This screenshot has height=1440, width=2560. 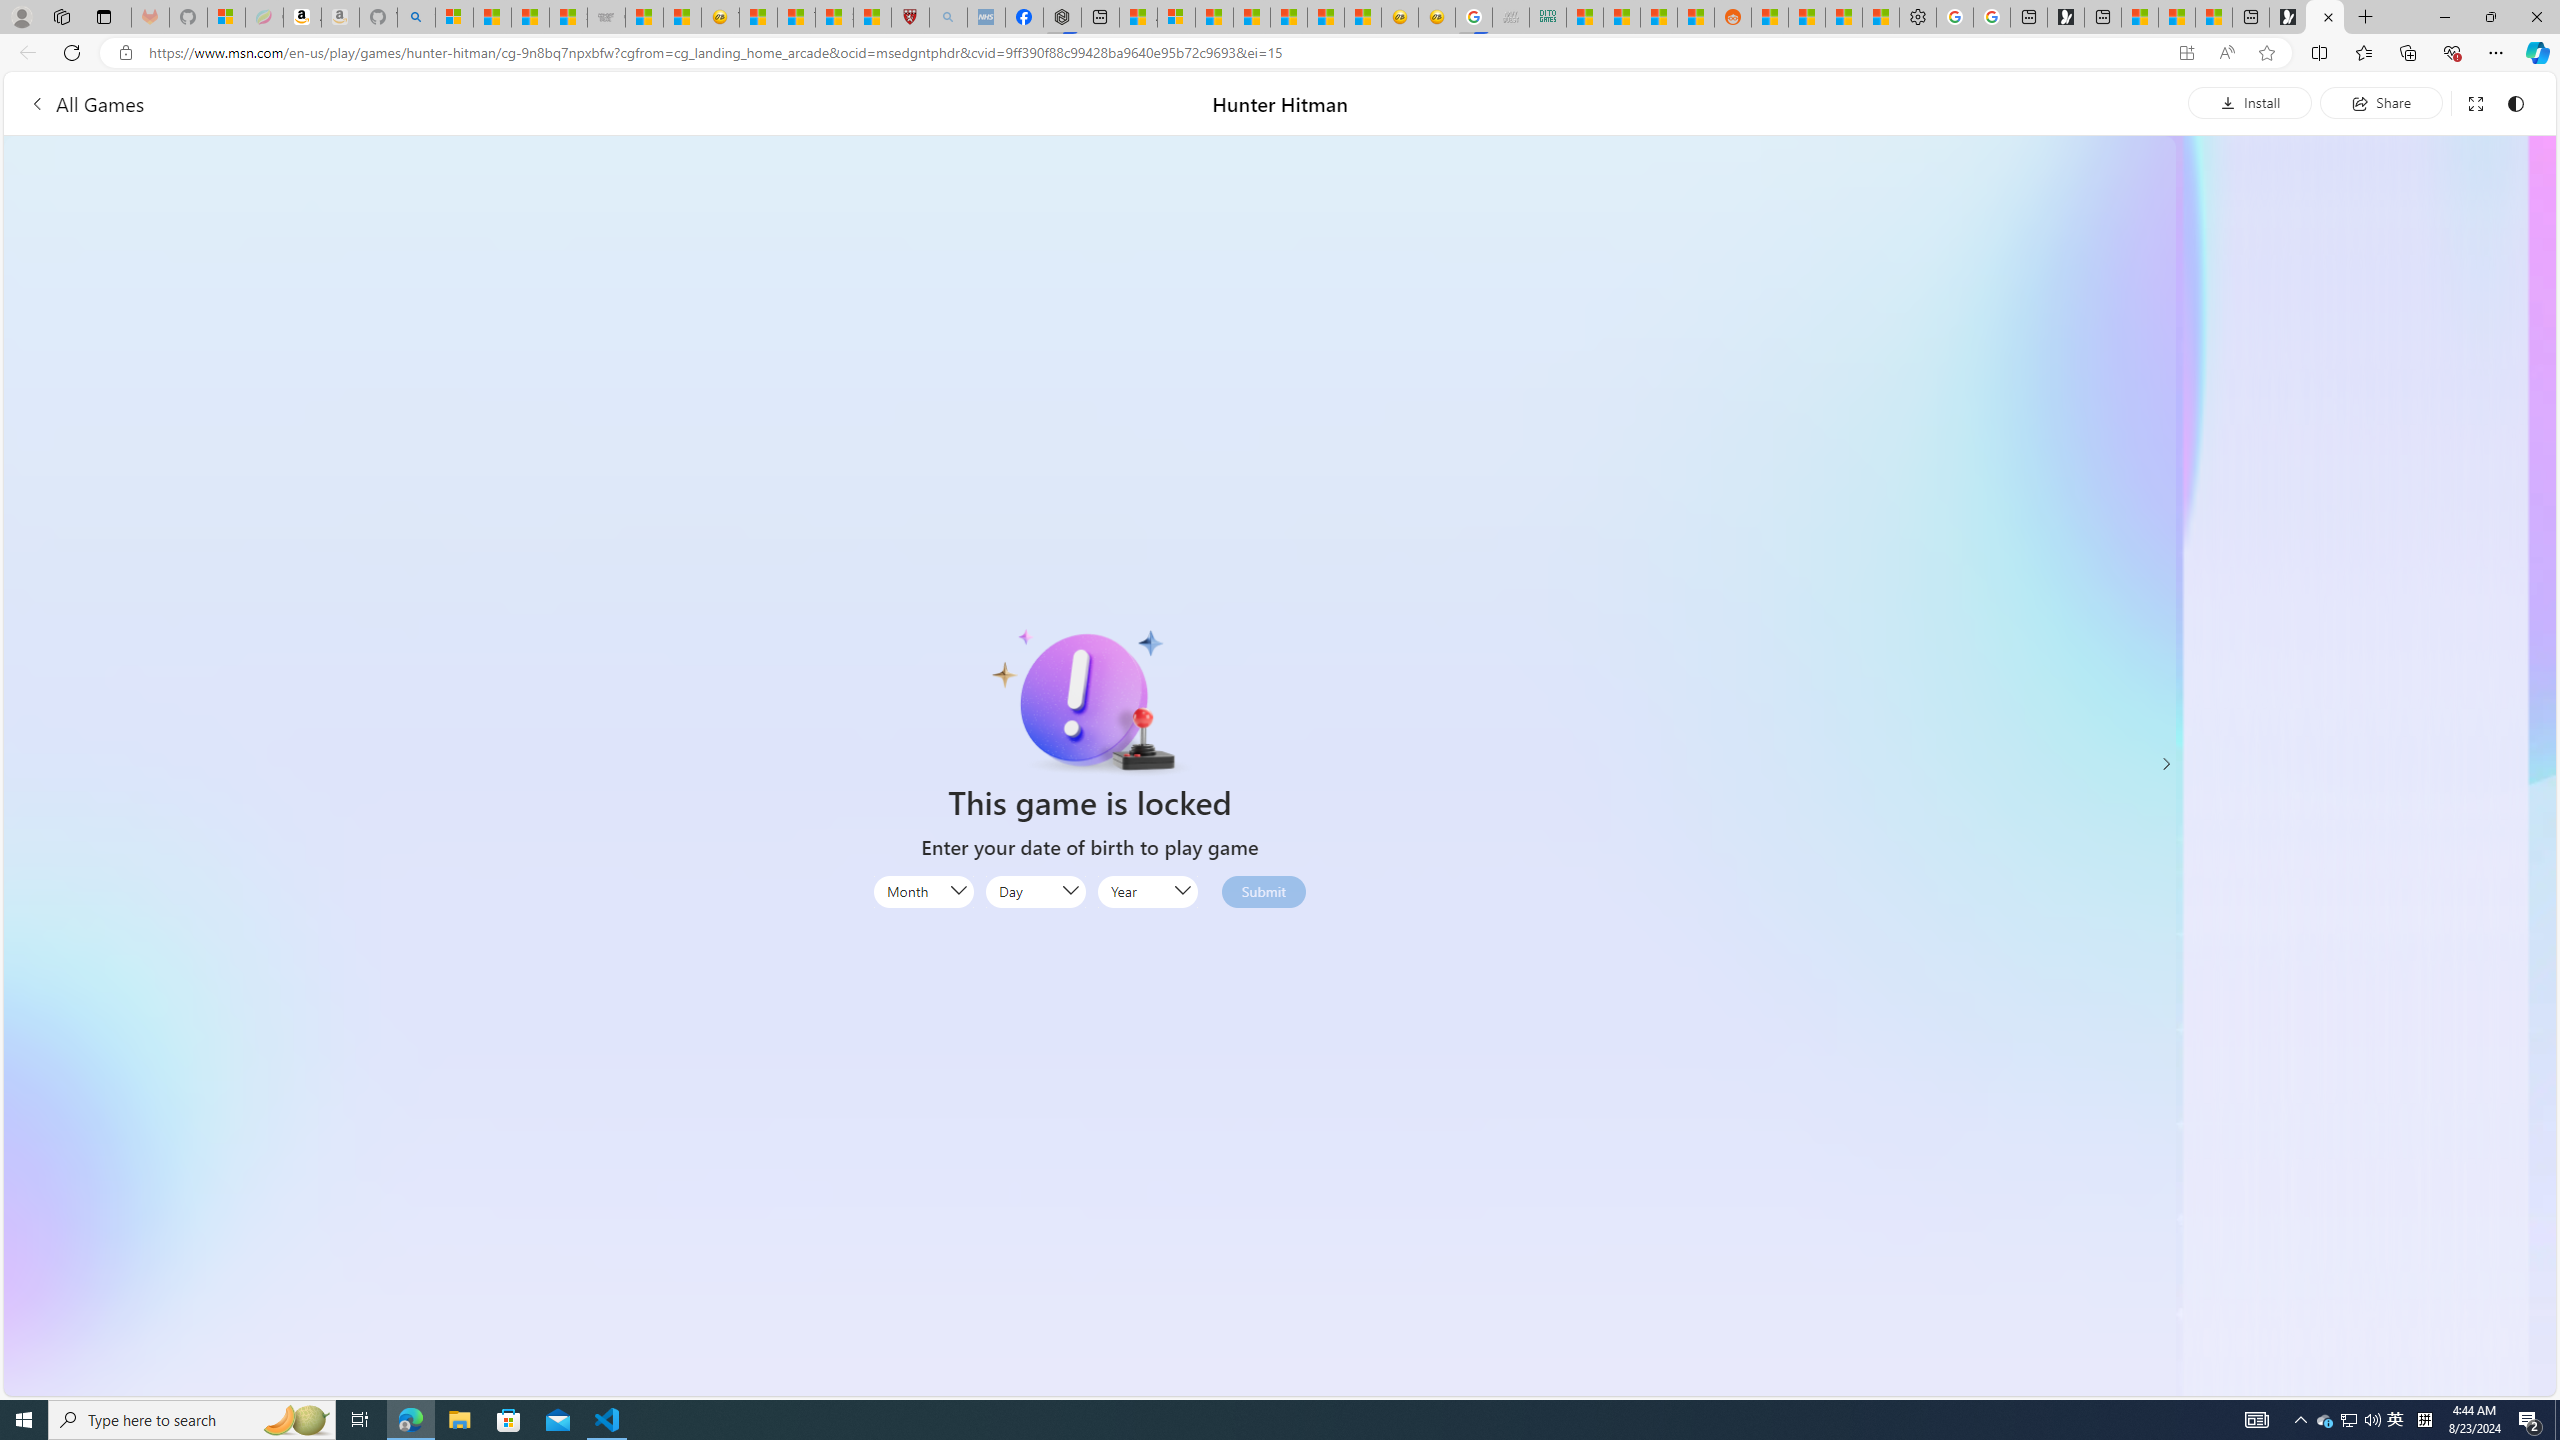 I want to click on 'These 3 Stocks Pay You More Than 5% to Own Them', so click(x=2213, y=16).